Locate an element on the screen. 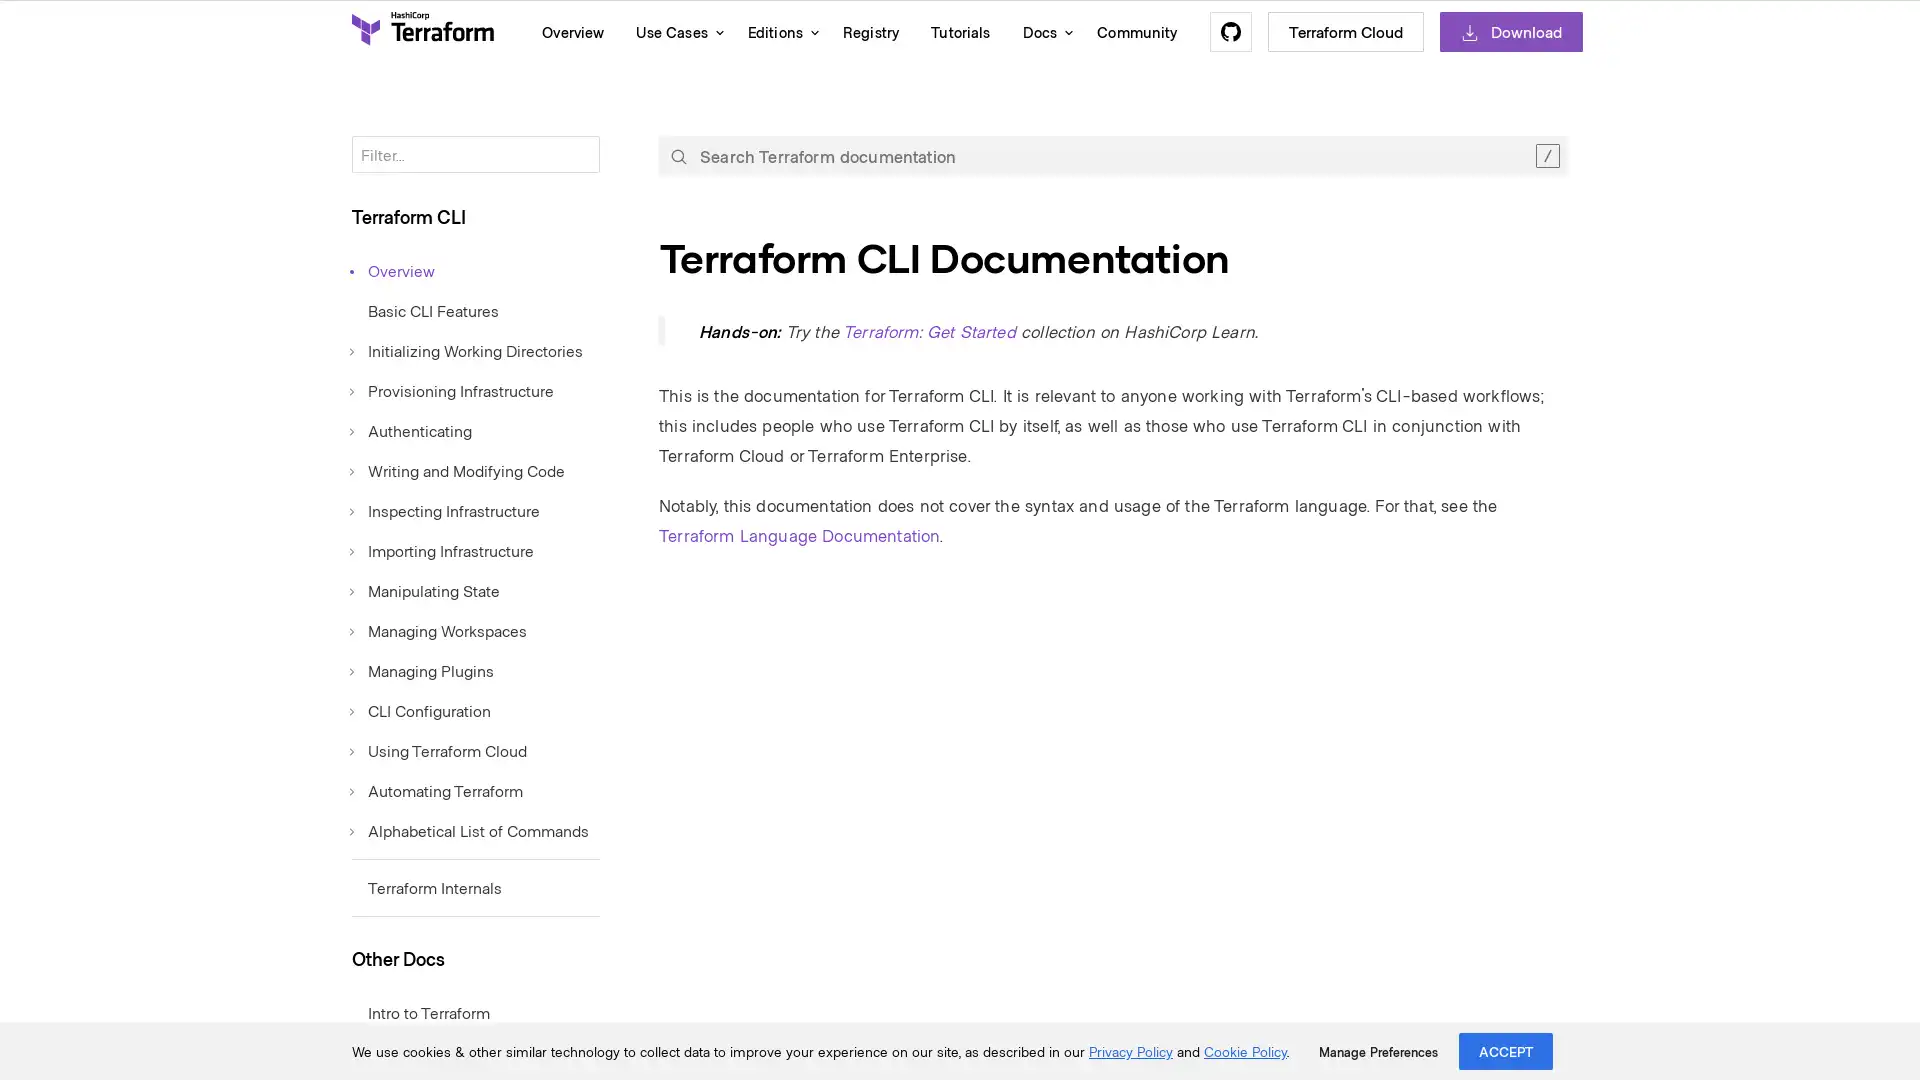 The height and width of the screenshot is (1080, 1920). Importing Infrastructure is located at coordinates (441, 550).